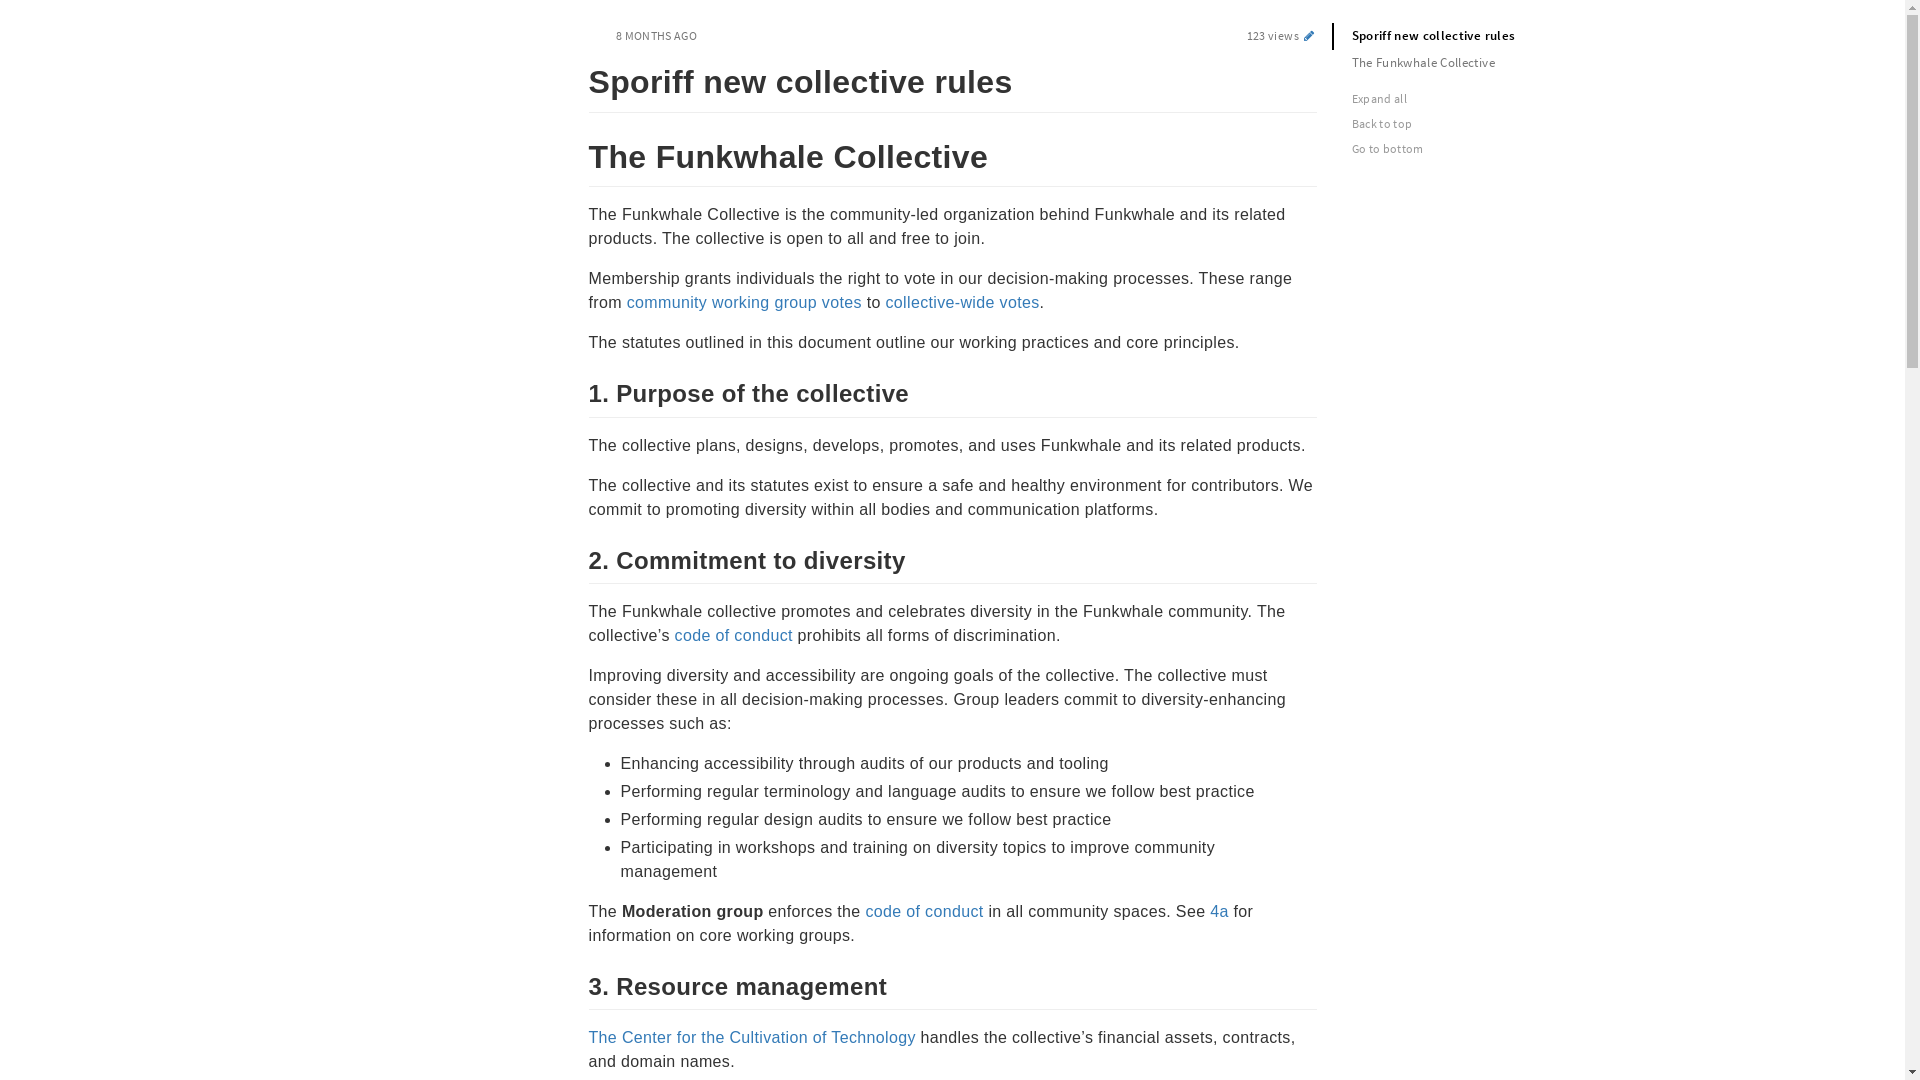 This screenshot has width=1920, height=1080. What do you see at coordinates (750, 1036) in the screenshot?
I see `'The Center for the Cultivation of Technology'` at bounding box center [750, 1036].